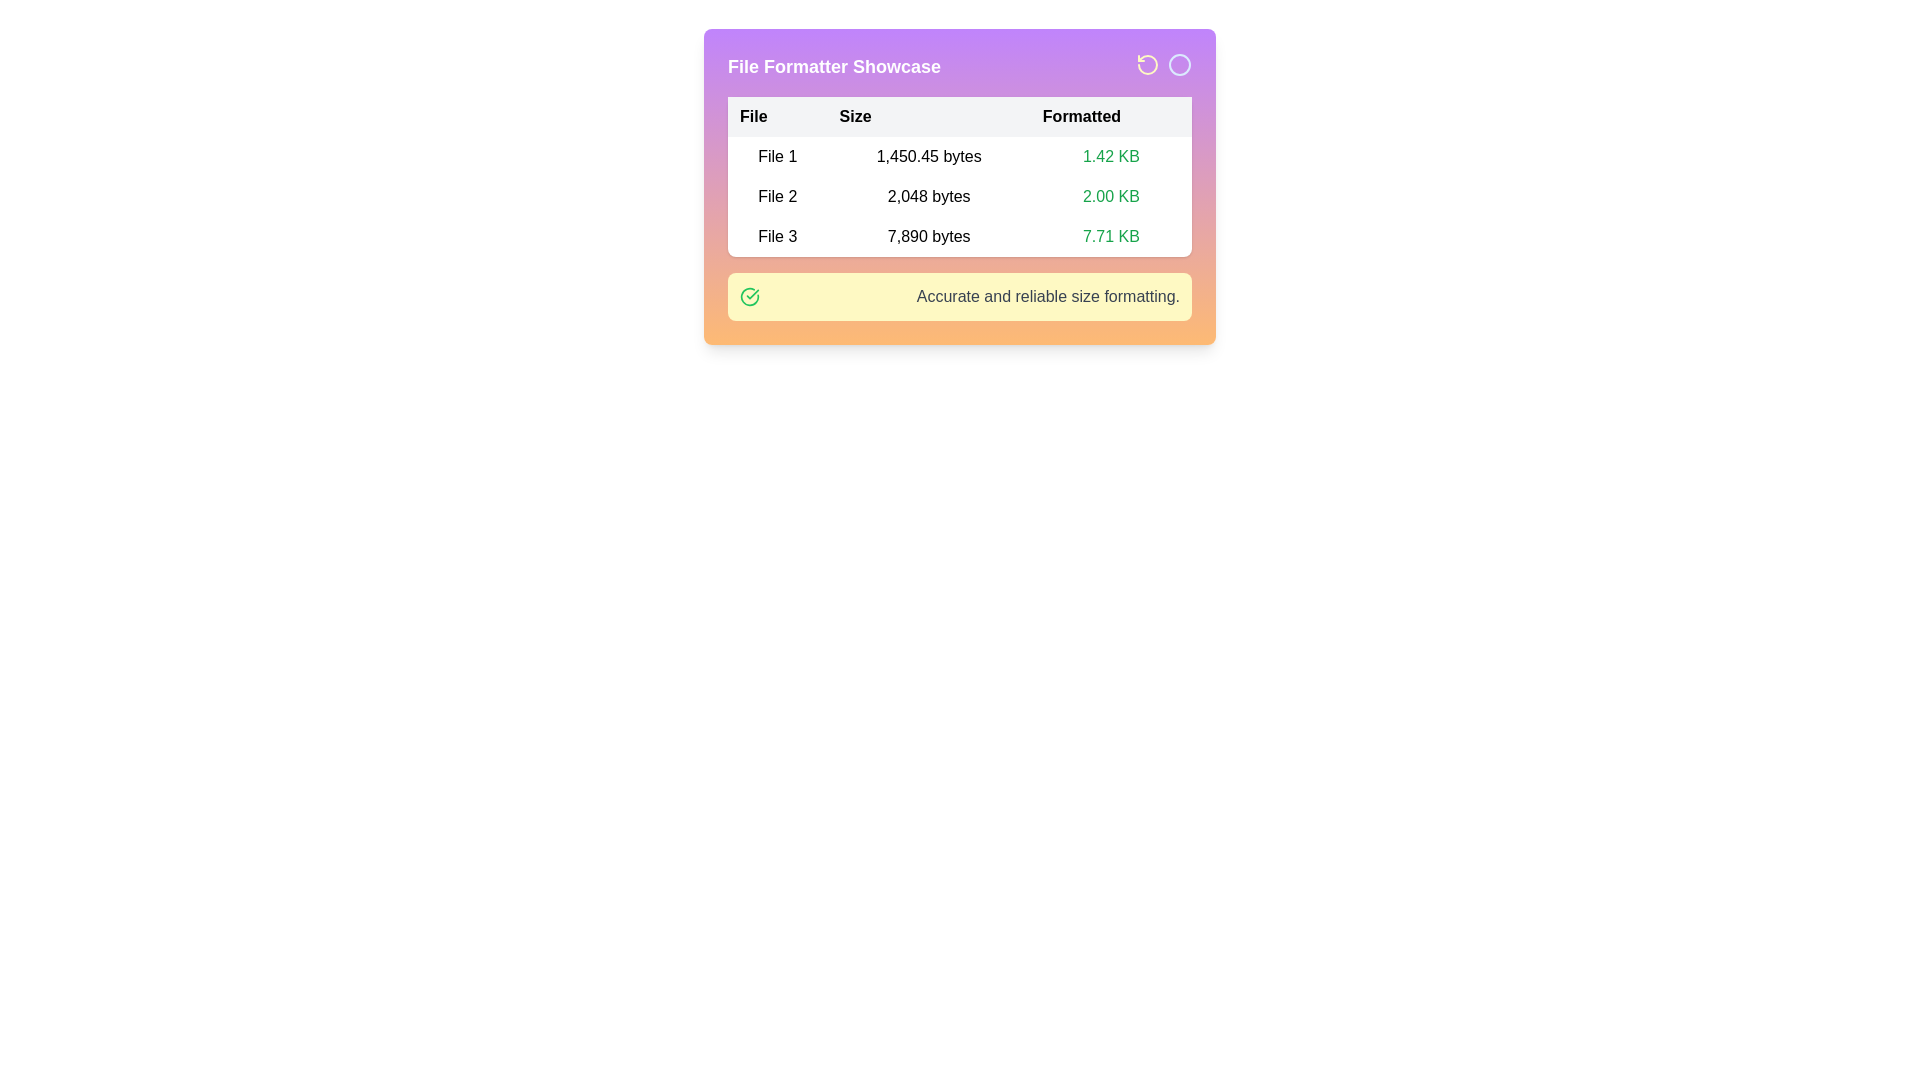  Describe the element at coordinates (960, 196) in the screenshot. I see `the second data row in the table-like structure that displays file information, including file names and sizes` at that location.